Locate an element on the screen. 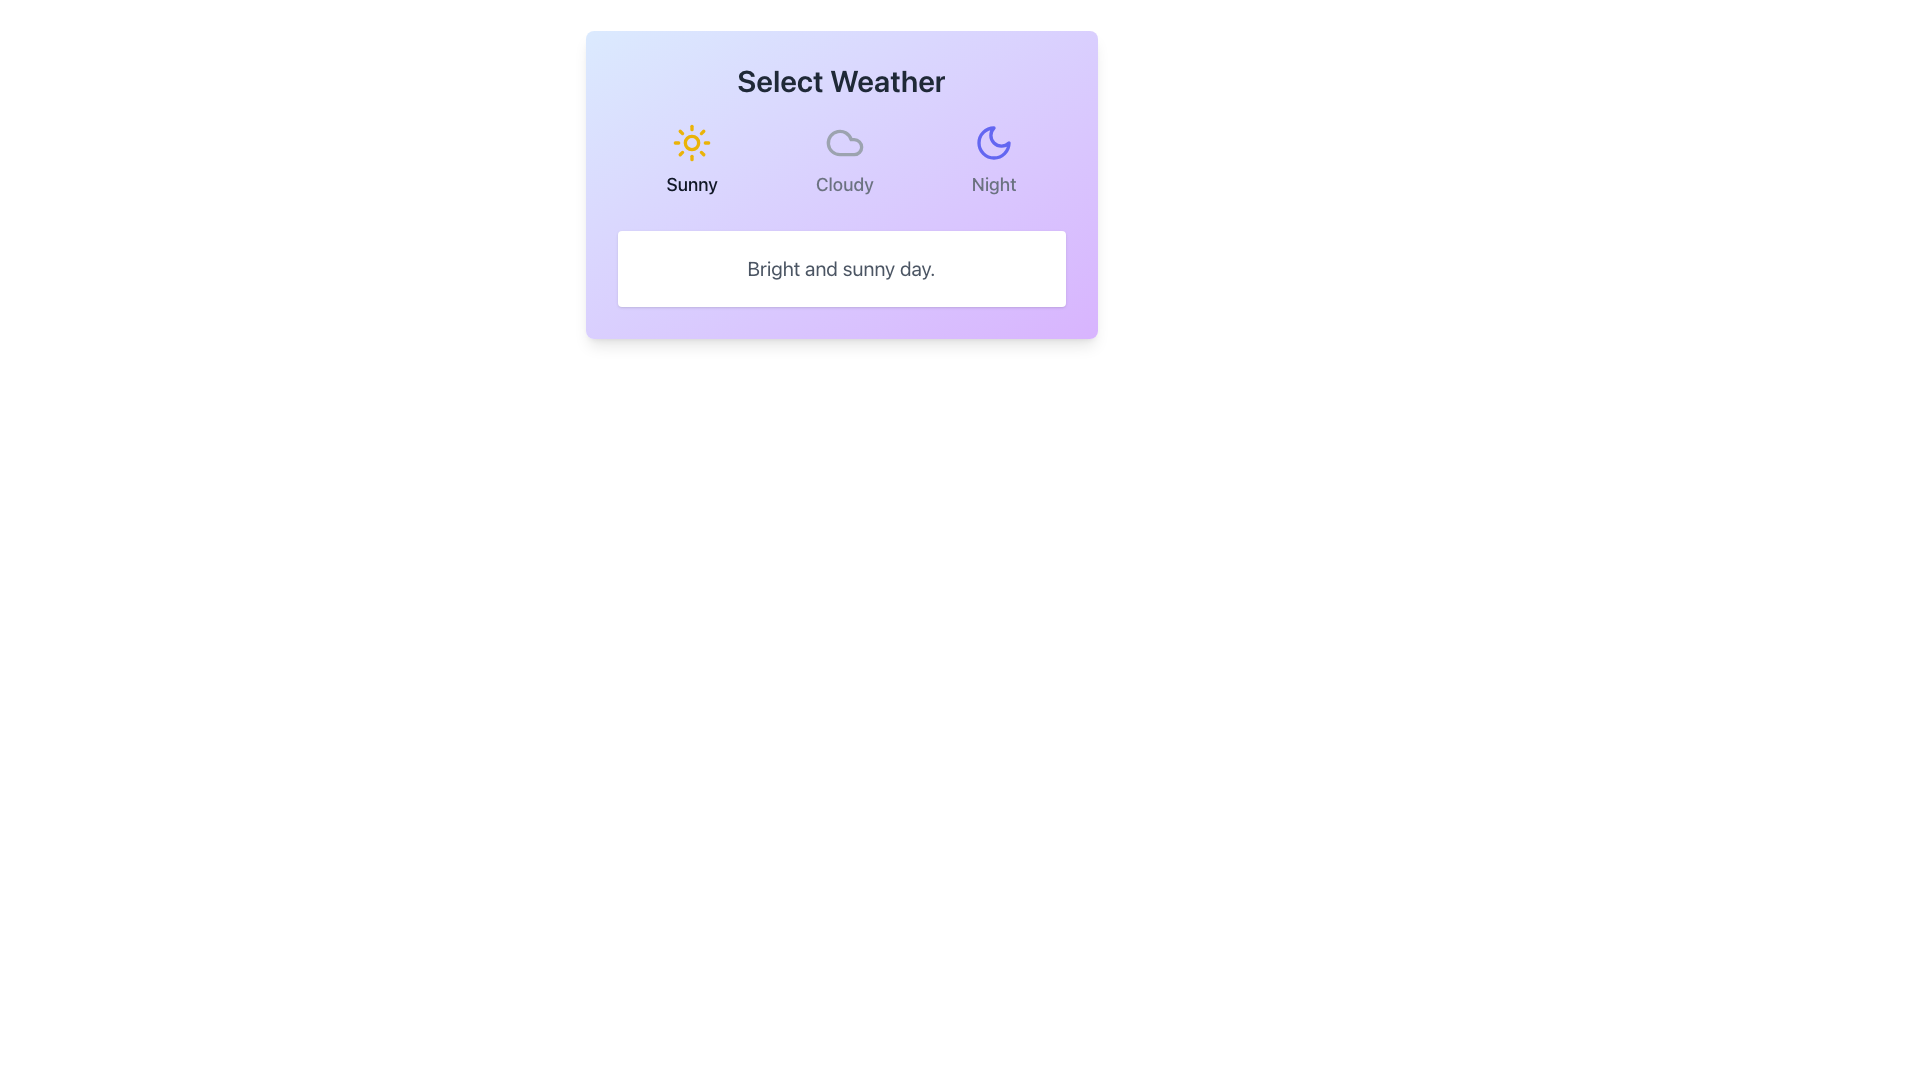 The width and height of the screenshot is (1920, 1080). the 'Cloudy' weather icon, which is centrally positioned in the second column of a three-column grid, indicating the weather state is located at coordinates (844, 141).